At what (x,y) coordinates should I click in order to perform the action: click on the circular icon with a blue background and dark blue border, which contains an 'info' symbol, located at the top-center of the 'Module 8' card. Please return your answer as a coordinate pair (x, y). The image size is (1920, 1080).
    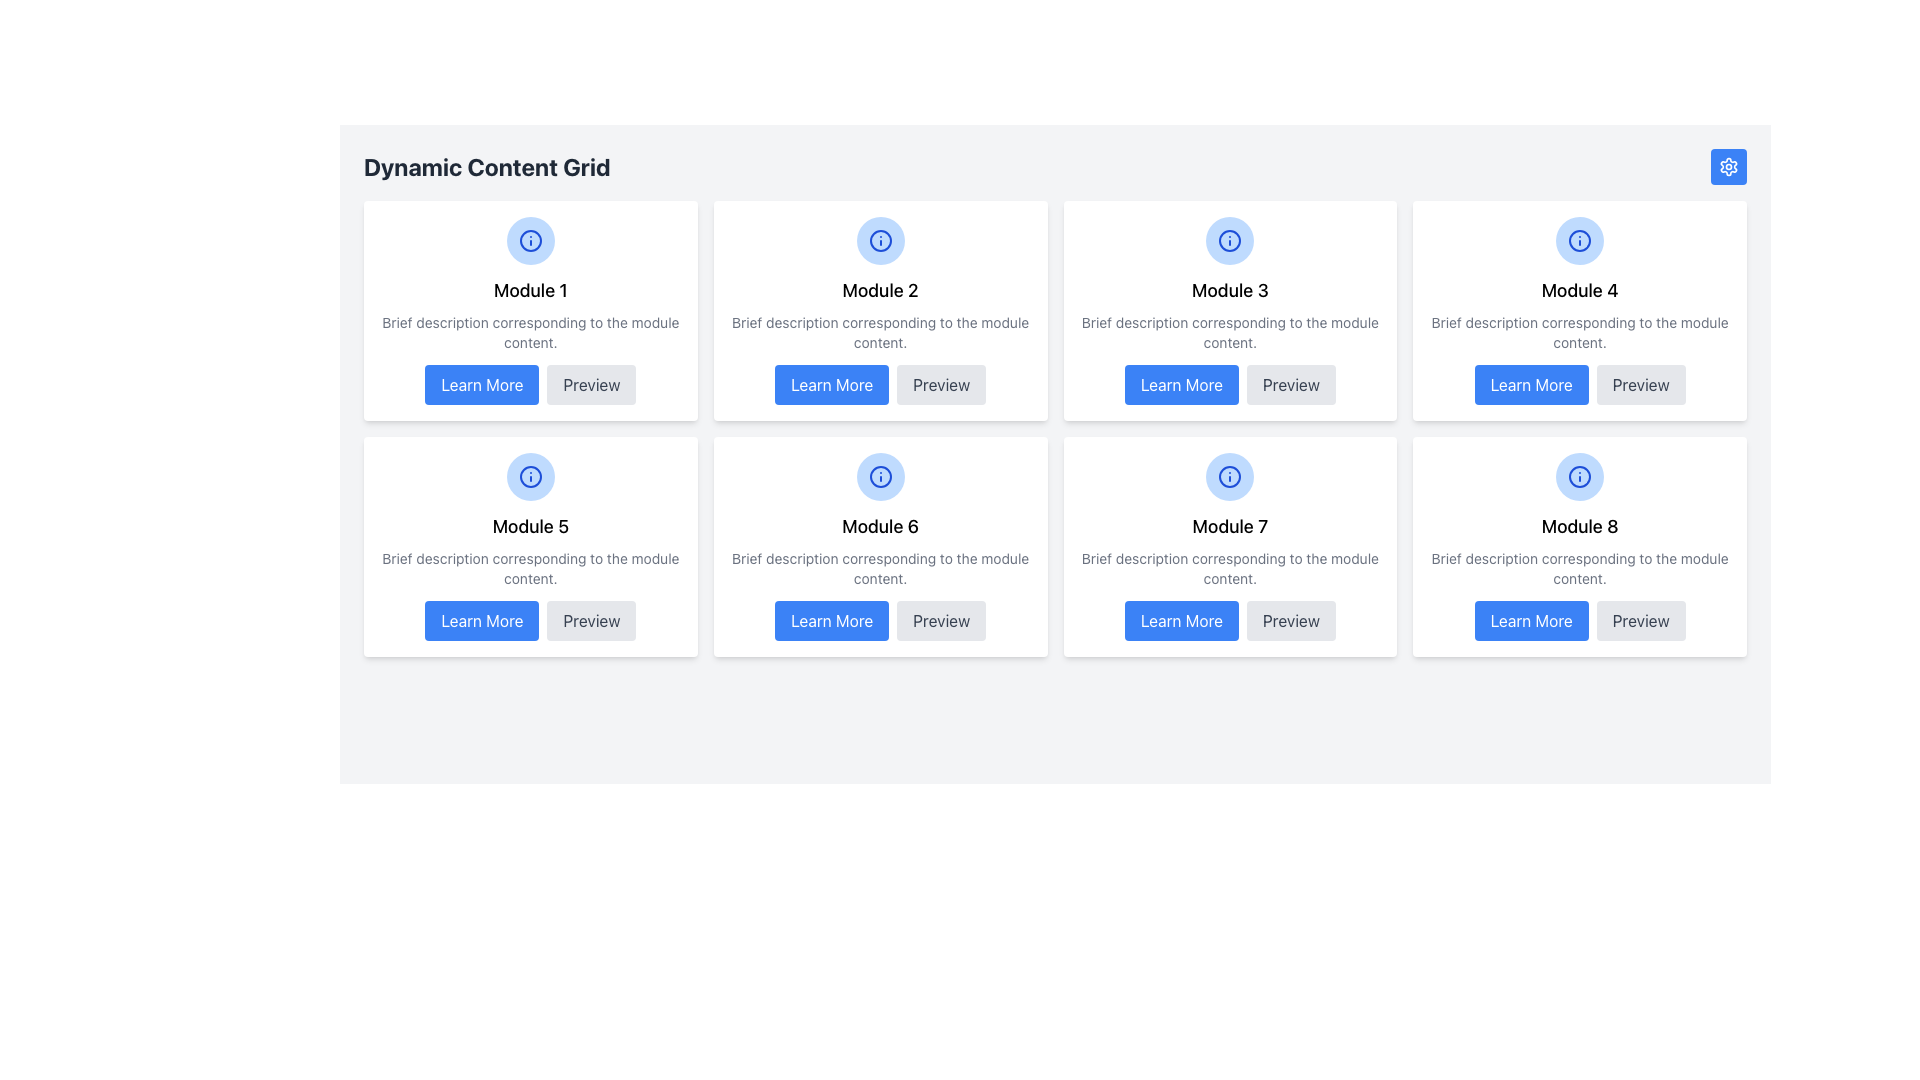
    Looking at the image, I should click on (1579, 477).